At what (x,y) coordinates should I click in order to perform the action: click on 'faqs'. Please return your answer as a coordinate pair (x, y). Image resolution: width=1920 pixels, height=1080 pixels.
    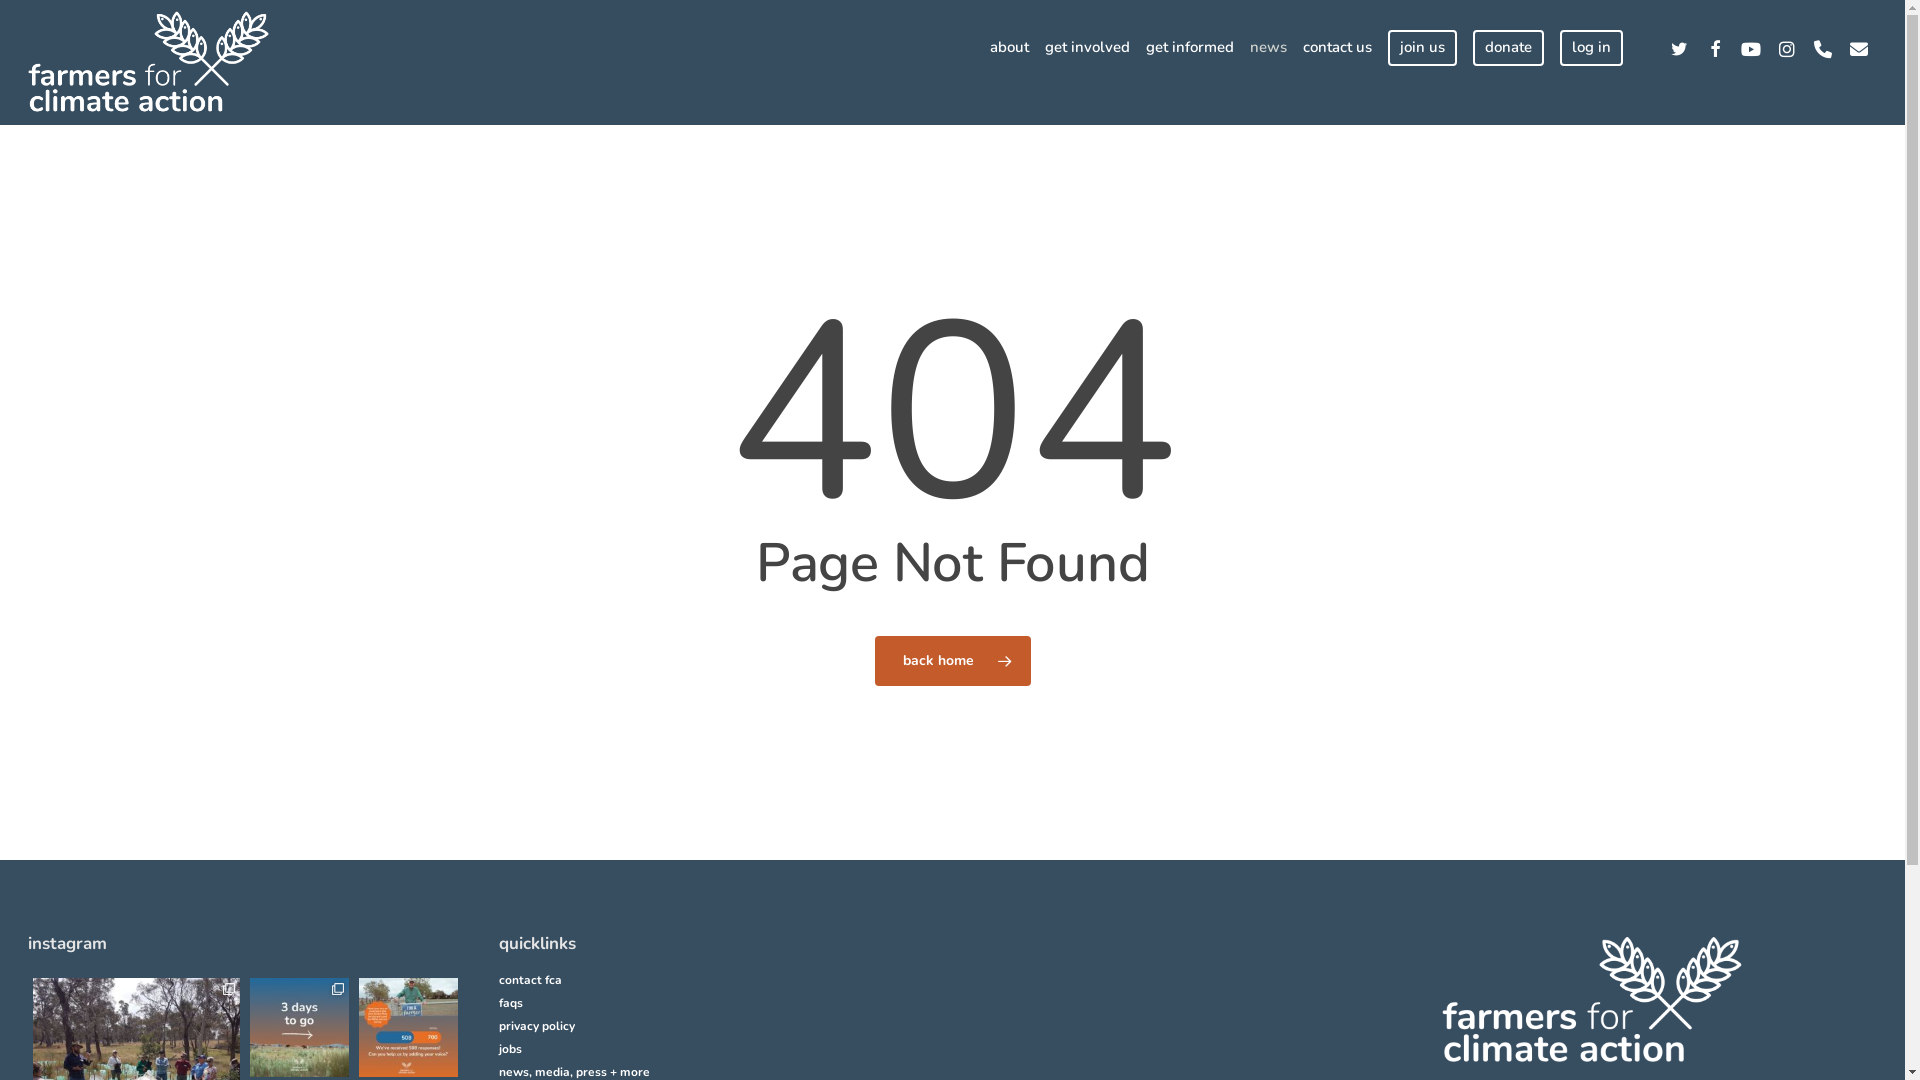
    Looking at the image, I should click on (716, 1003).